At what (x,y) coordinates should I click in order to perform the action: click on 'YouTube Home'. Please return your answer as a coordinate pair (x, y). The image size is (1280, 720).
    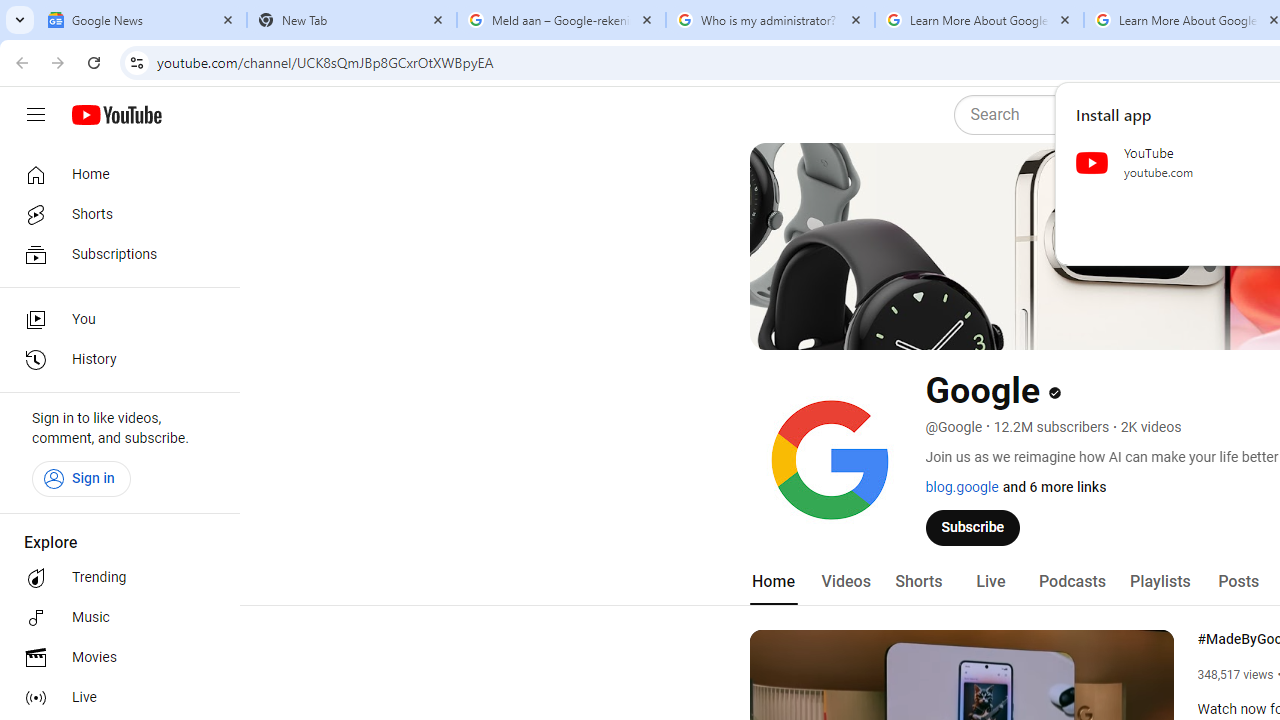
    Looking at the image, I should click on (115, 115).